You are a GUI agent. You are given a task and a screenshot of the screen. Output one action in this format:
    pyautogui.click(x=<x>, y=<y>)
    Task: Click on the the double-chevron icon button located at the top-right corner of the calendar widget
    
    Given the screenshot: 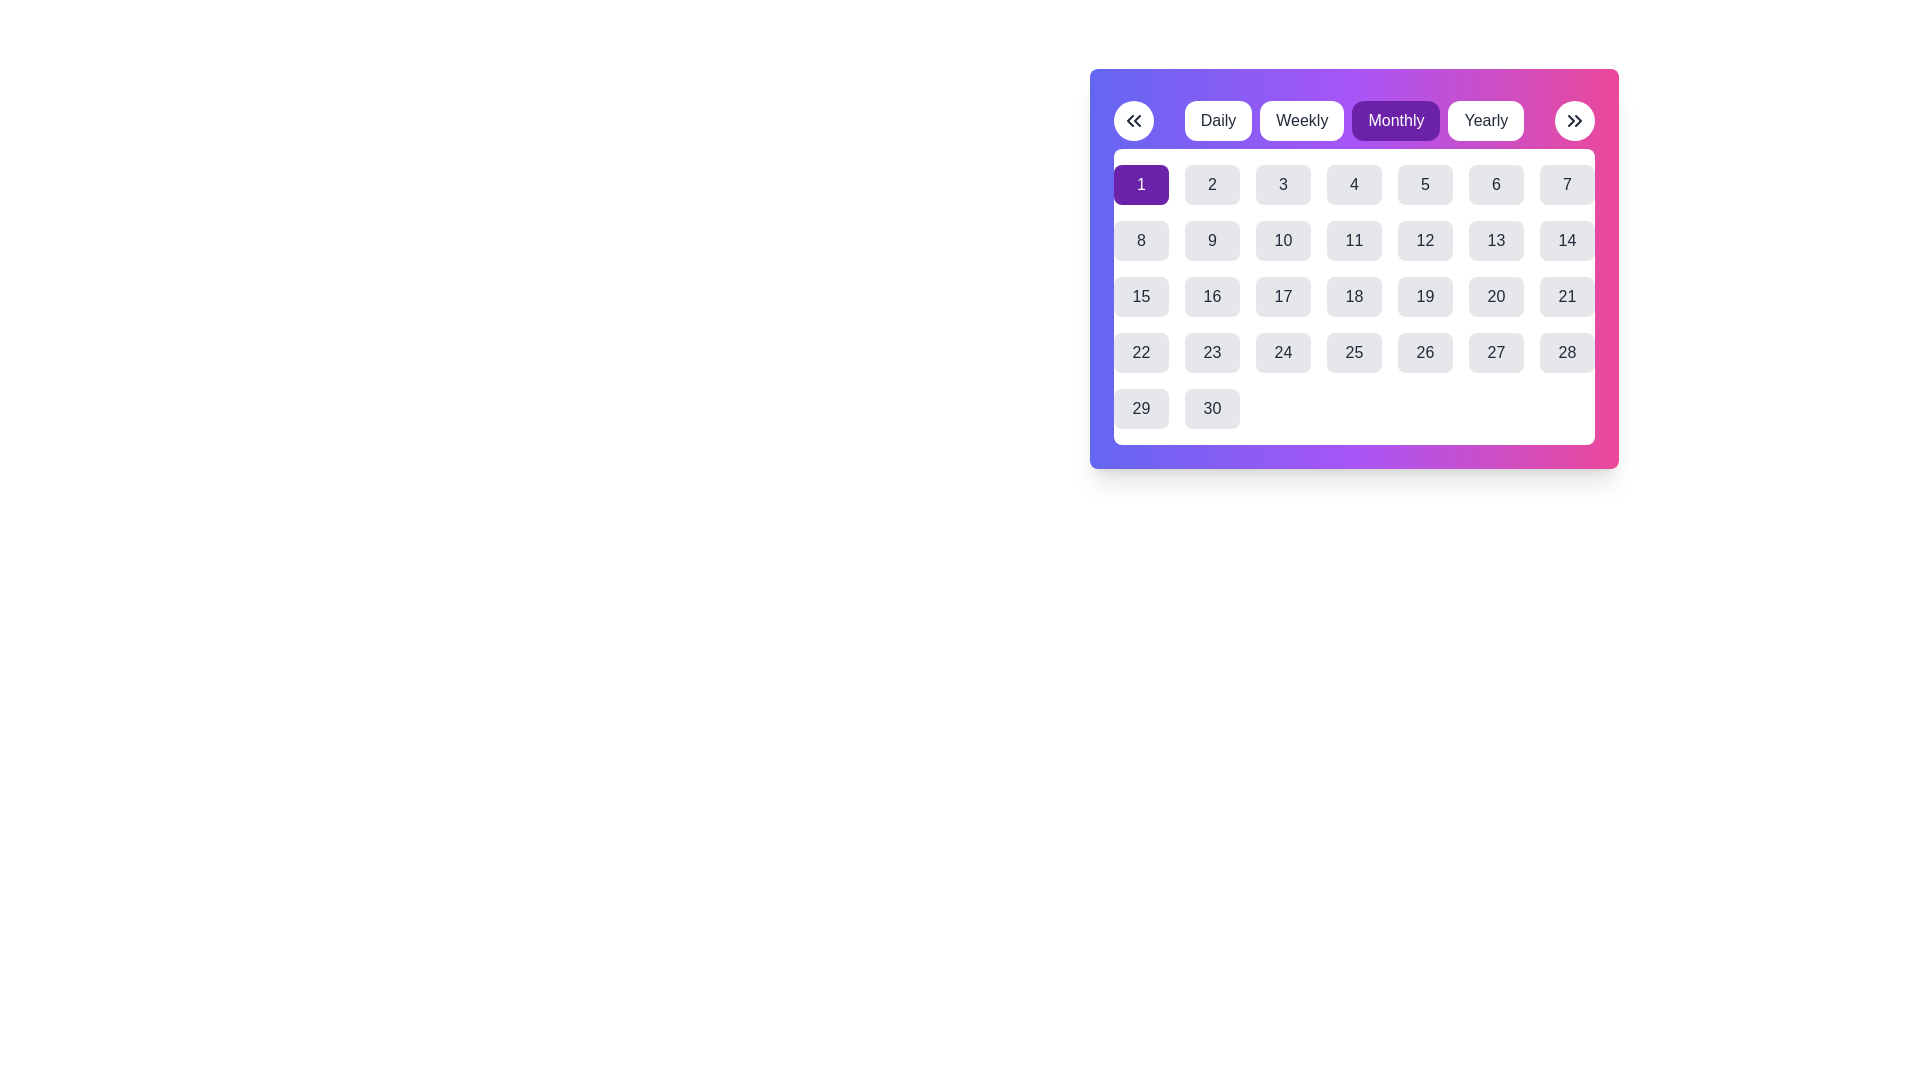 What is the action you would take?
    pyautogui.click(x=1573, y=120)
    